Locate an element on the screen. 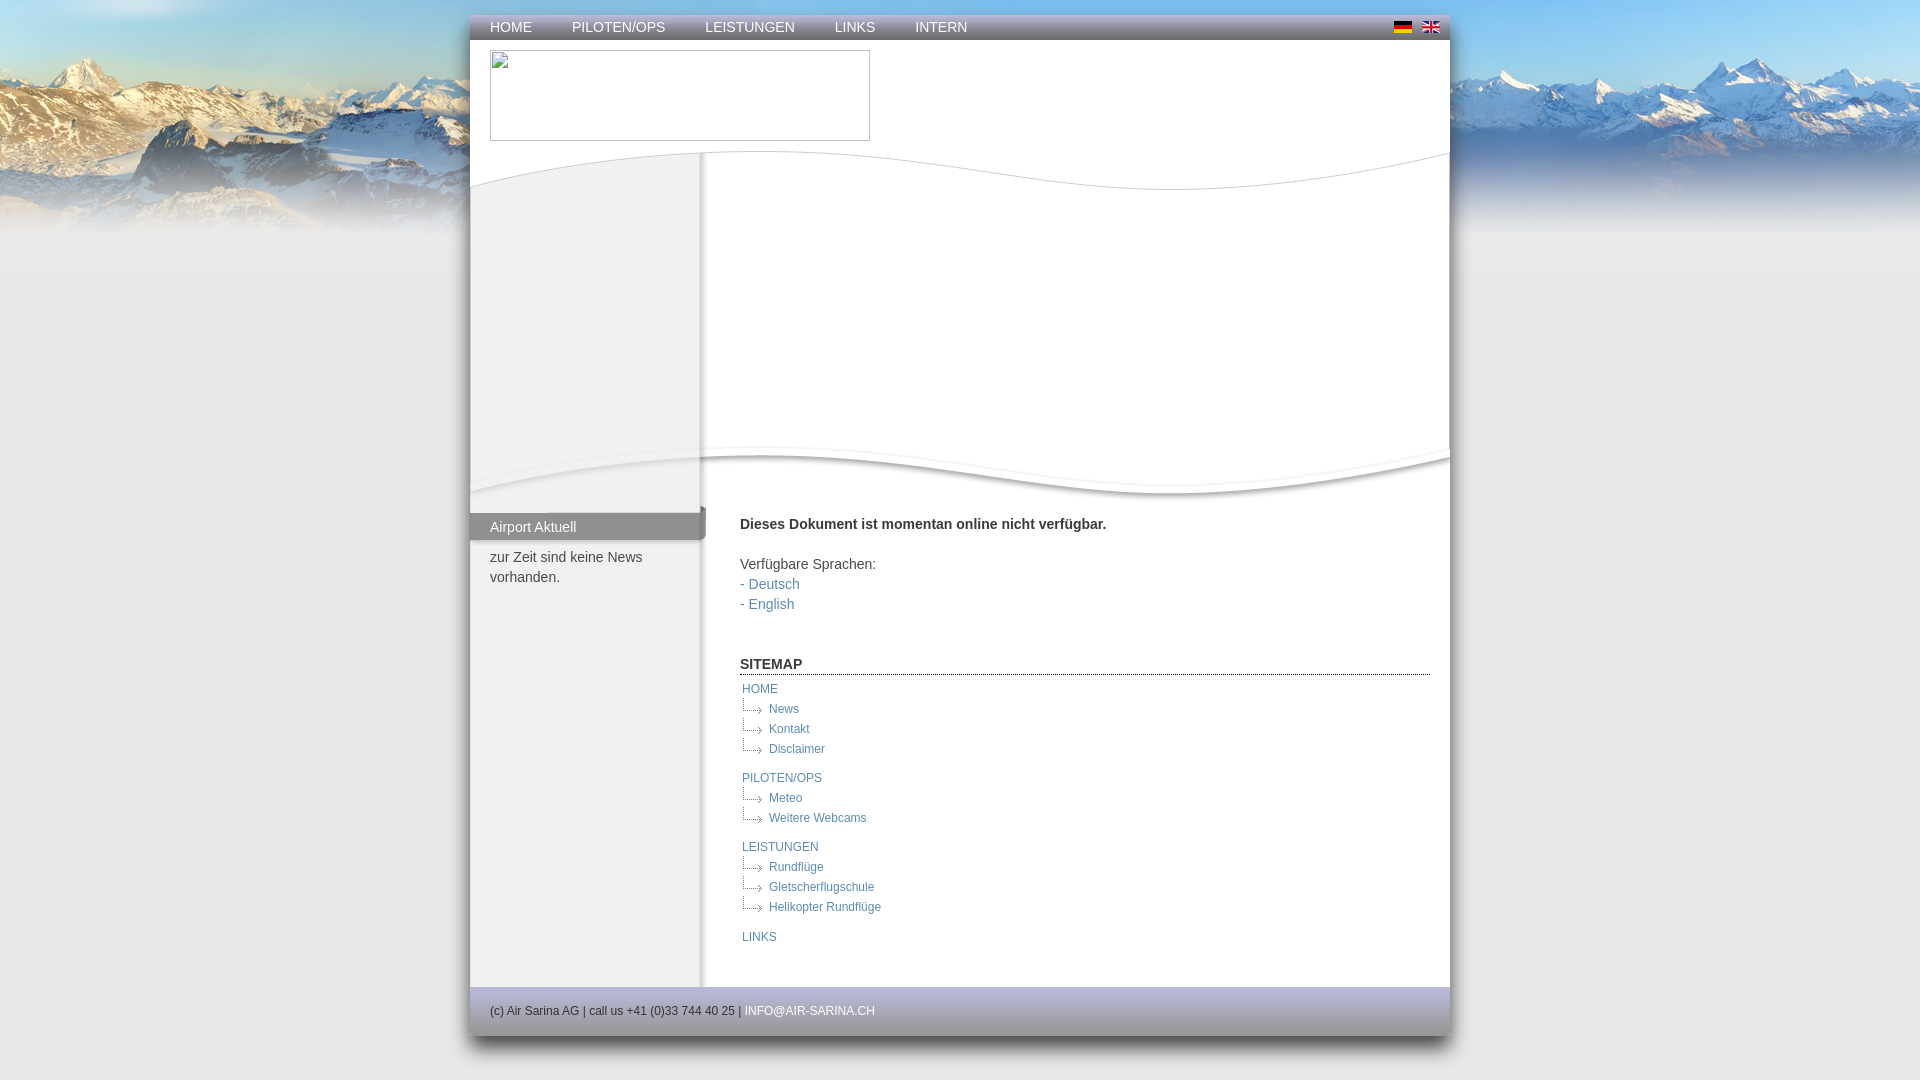 The image size is (1920, 1080). 'englisch' is located at coordinates (1429, 27).